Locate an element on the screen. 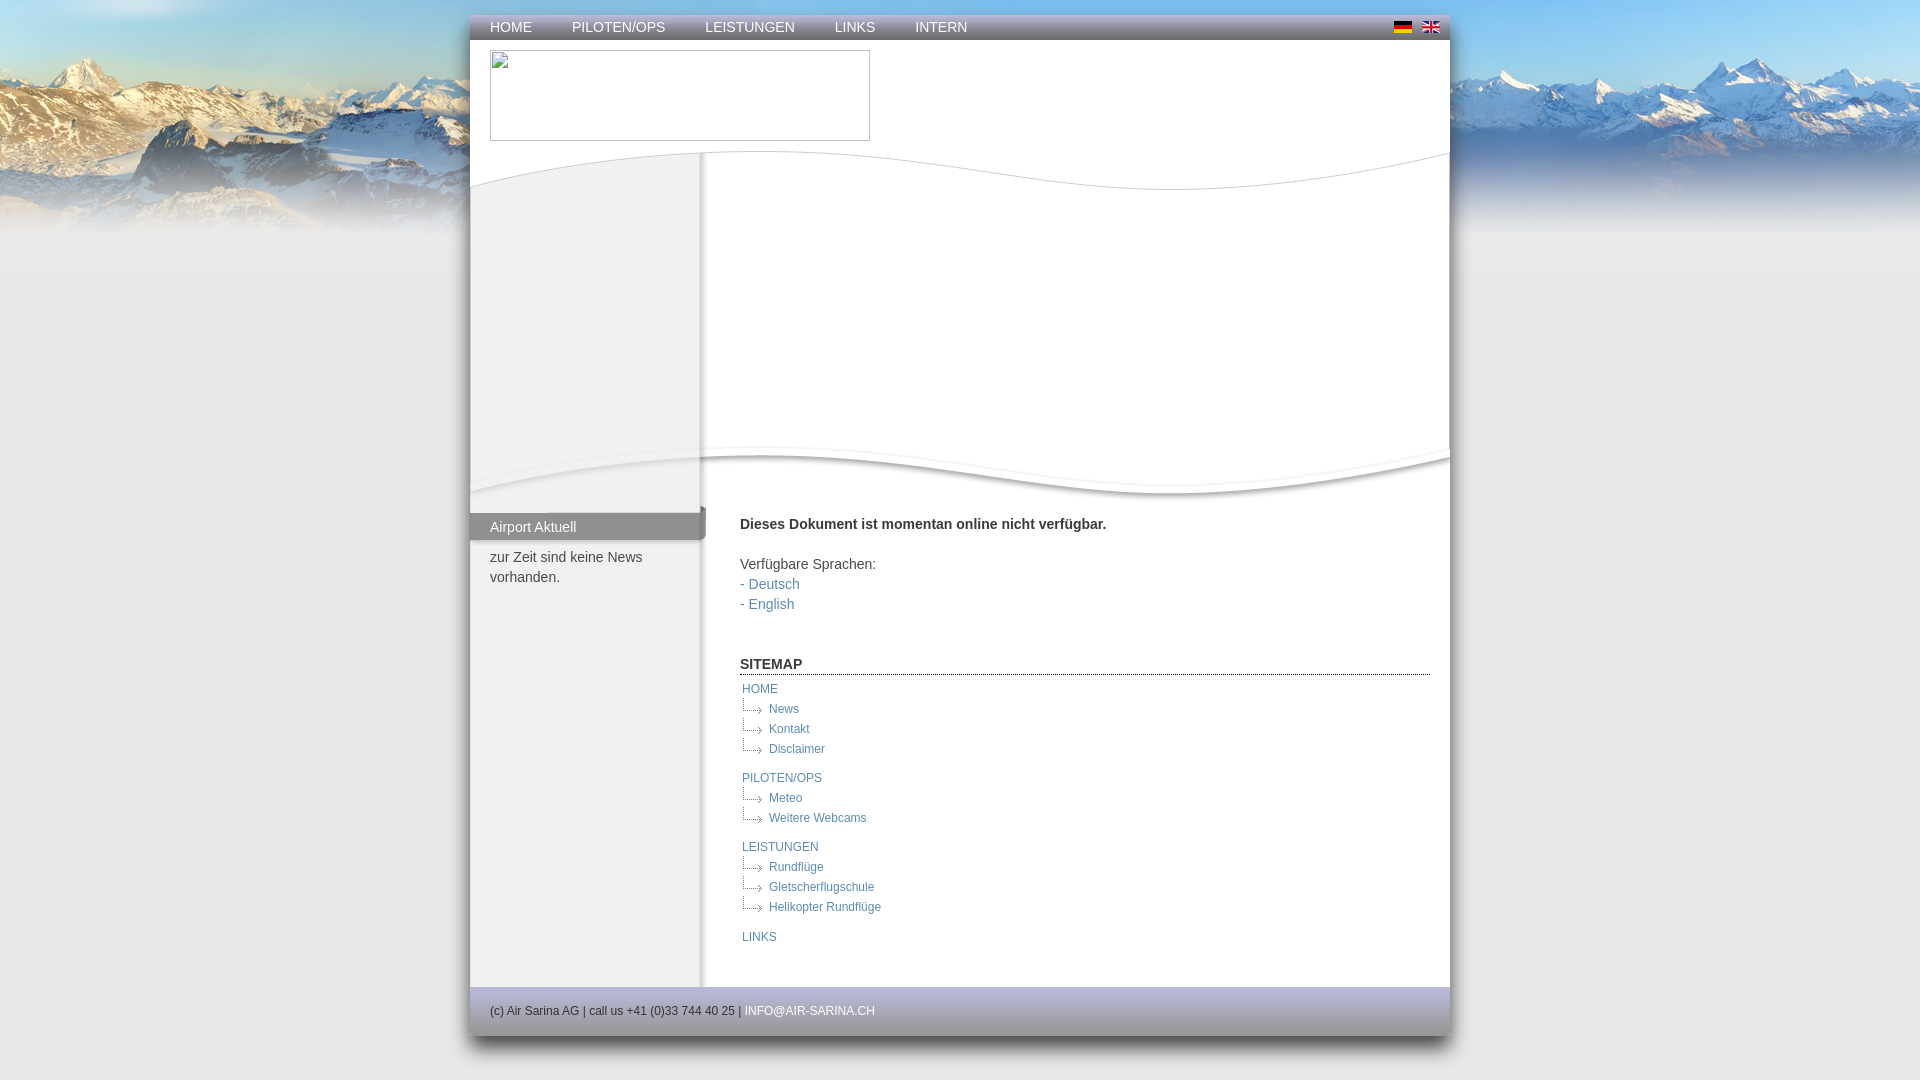 The image size is (1920, 1080). 'englisch' is located at coordinates (1429, 27).